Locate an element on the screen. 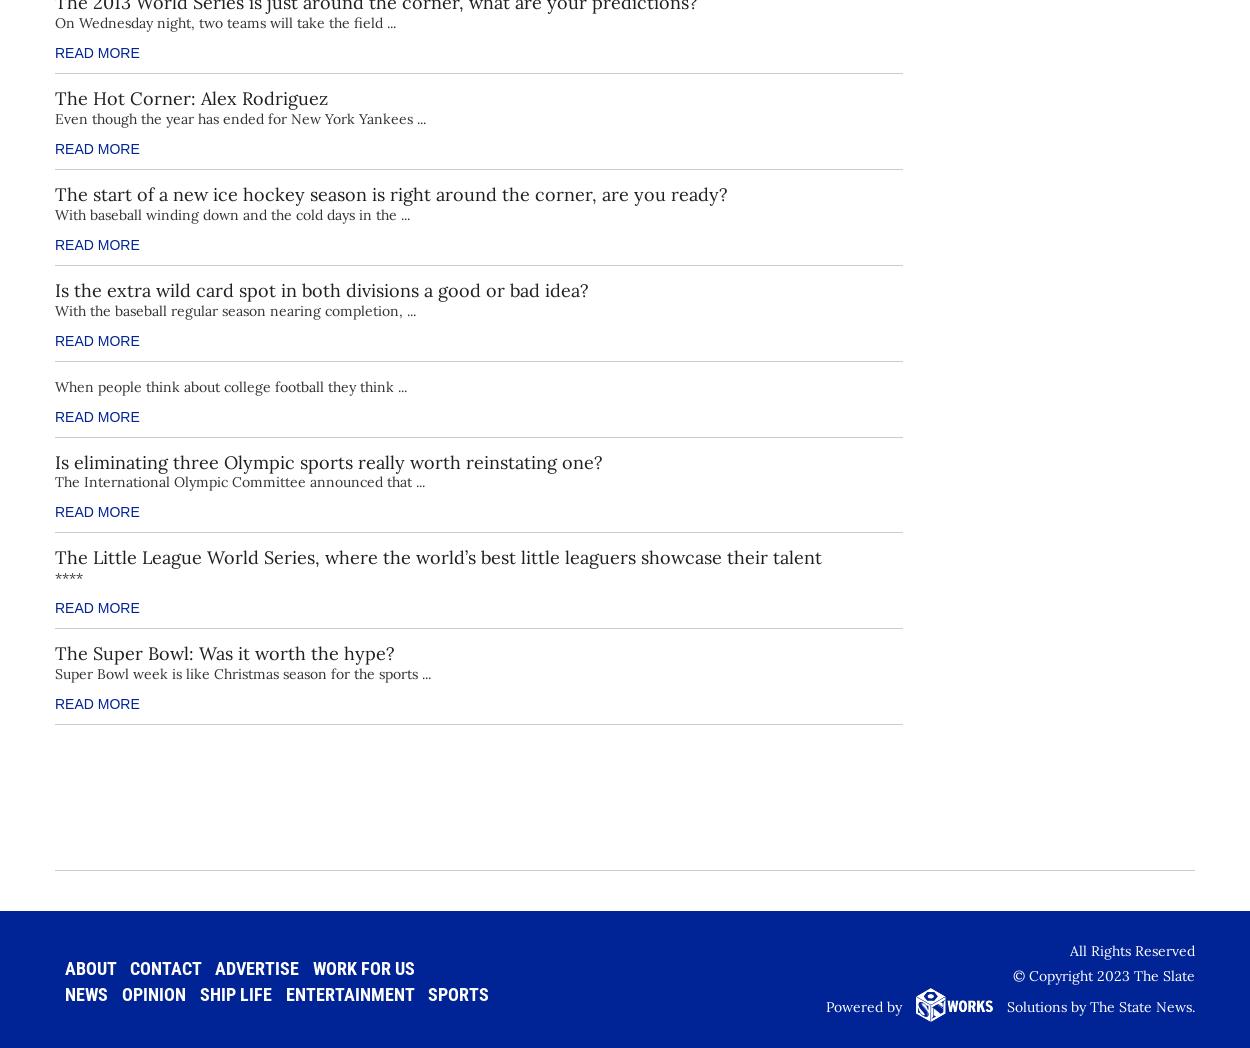 Image resolution: width=1250 pixels, height=1048 pixels. 'On Wednesday night, two teams will take the field ...' is located at coordinates (224, 21).